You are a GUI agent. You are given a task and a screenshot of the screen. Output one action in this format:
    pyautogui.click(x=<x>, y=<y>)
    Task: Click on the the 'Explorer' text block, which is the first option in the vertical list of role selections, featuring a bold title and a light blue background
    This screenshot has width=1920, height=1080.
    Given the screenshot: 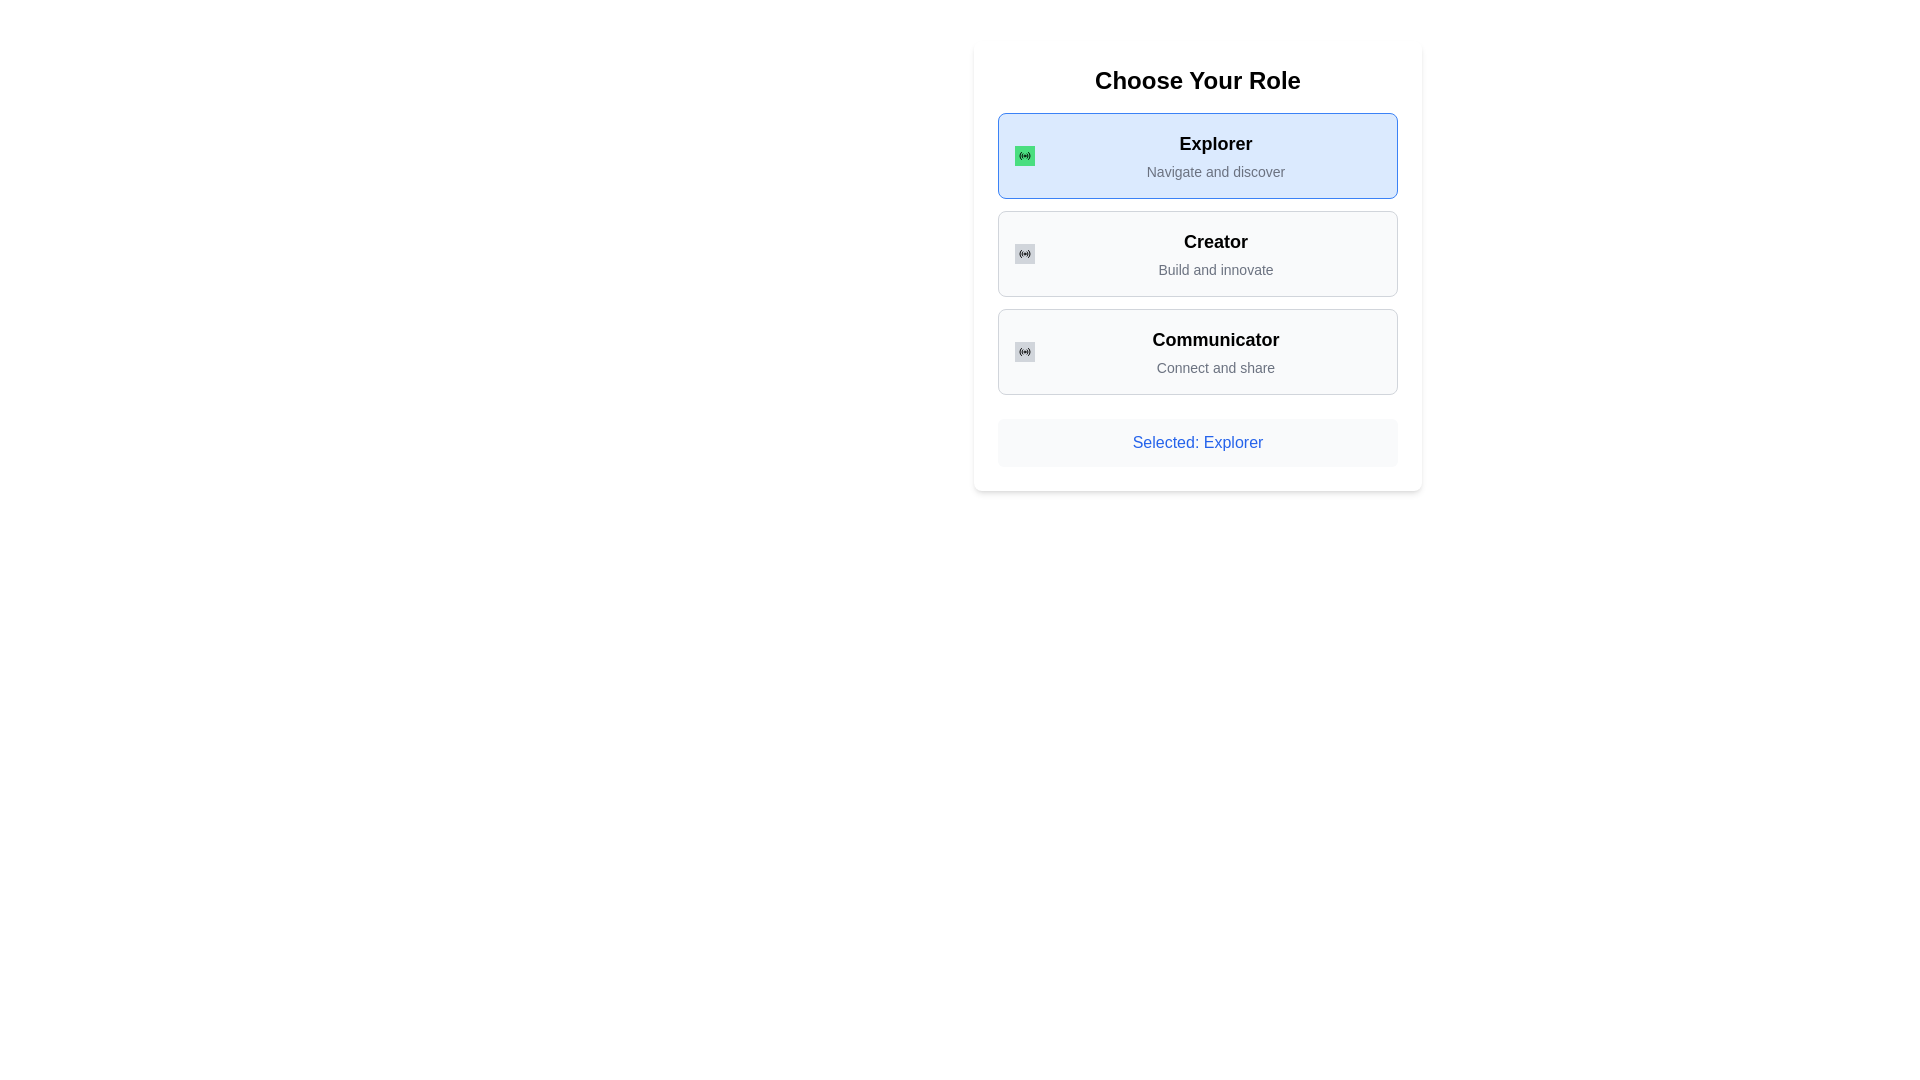 What is the action you would take?
    pyautogui.click(x=1214, y=154)
    